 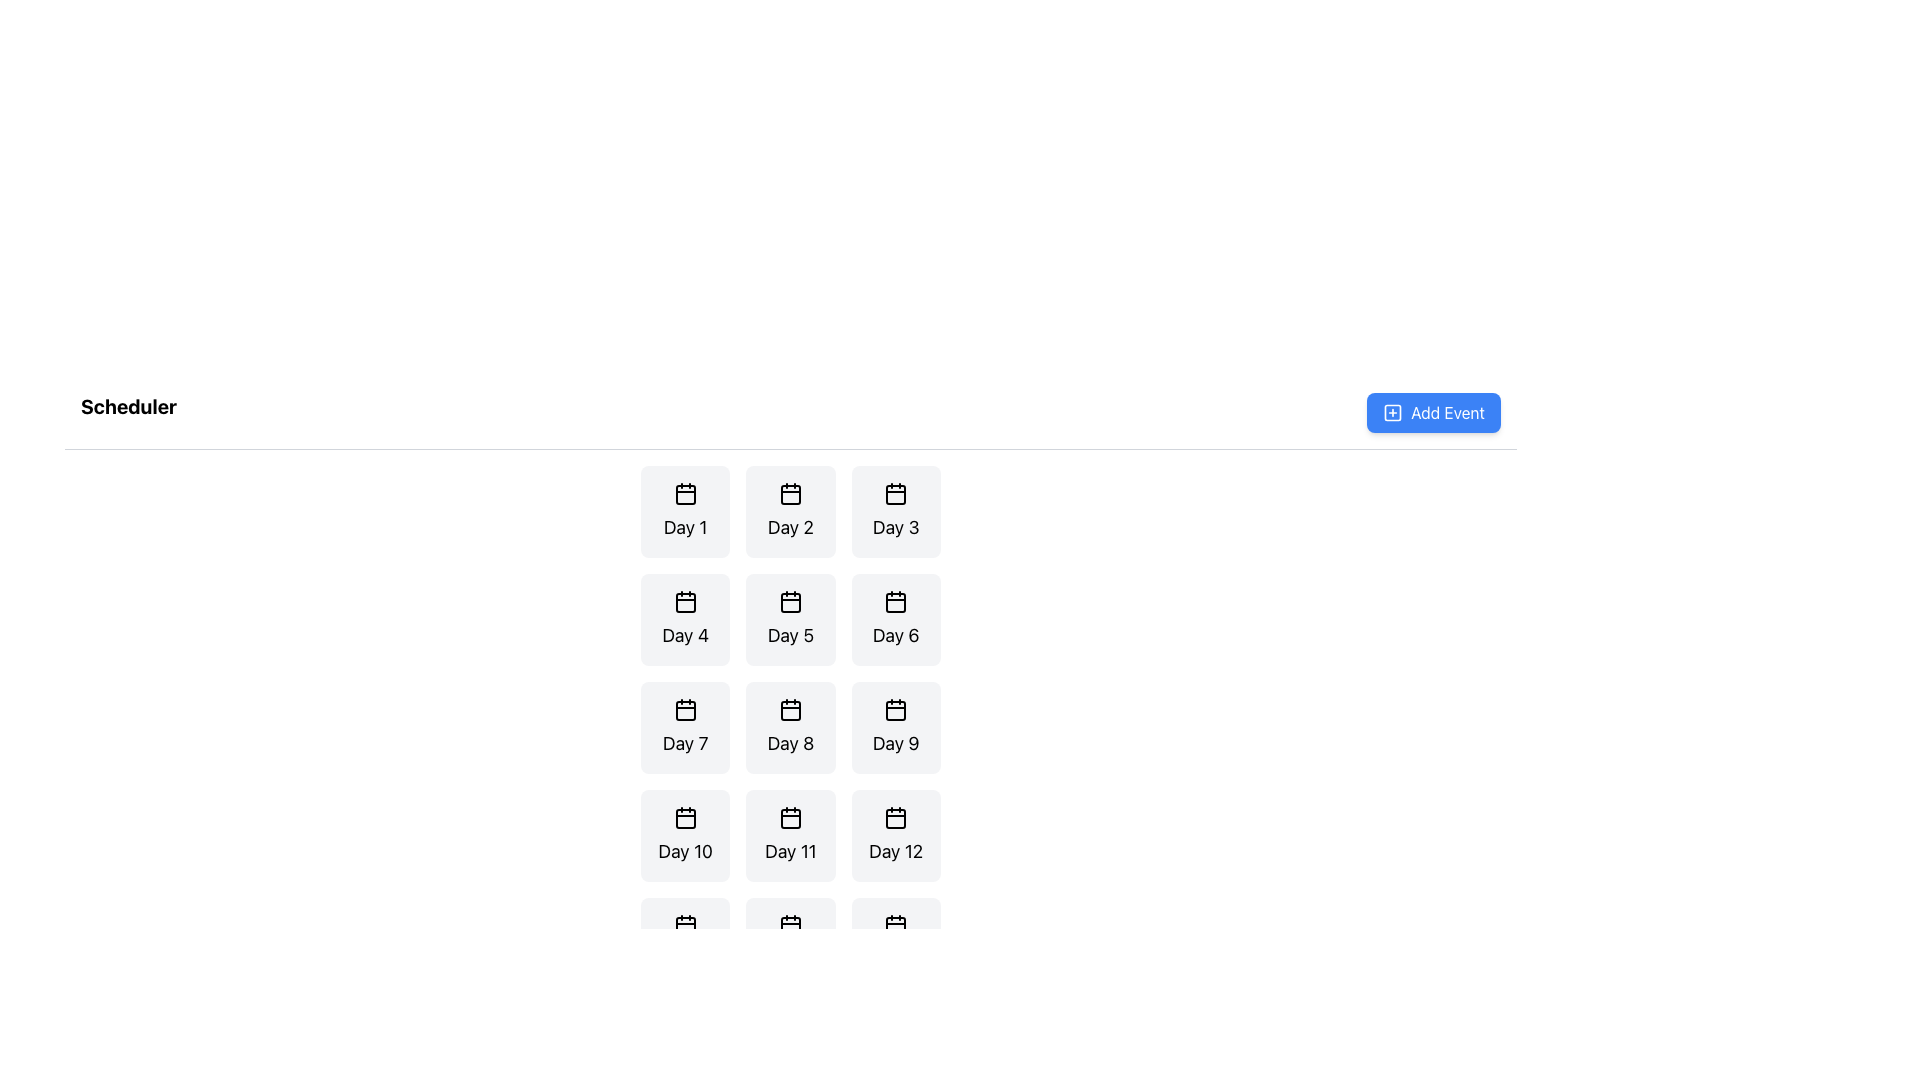 What do you see at coordinates (895, 709) in the screenshot?
I see `the small, rectangular calendar icon component located in the 'Scheduler' section, specifically associated with the 'Day 9' label` at bounding box center [895, 709].